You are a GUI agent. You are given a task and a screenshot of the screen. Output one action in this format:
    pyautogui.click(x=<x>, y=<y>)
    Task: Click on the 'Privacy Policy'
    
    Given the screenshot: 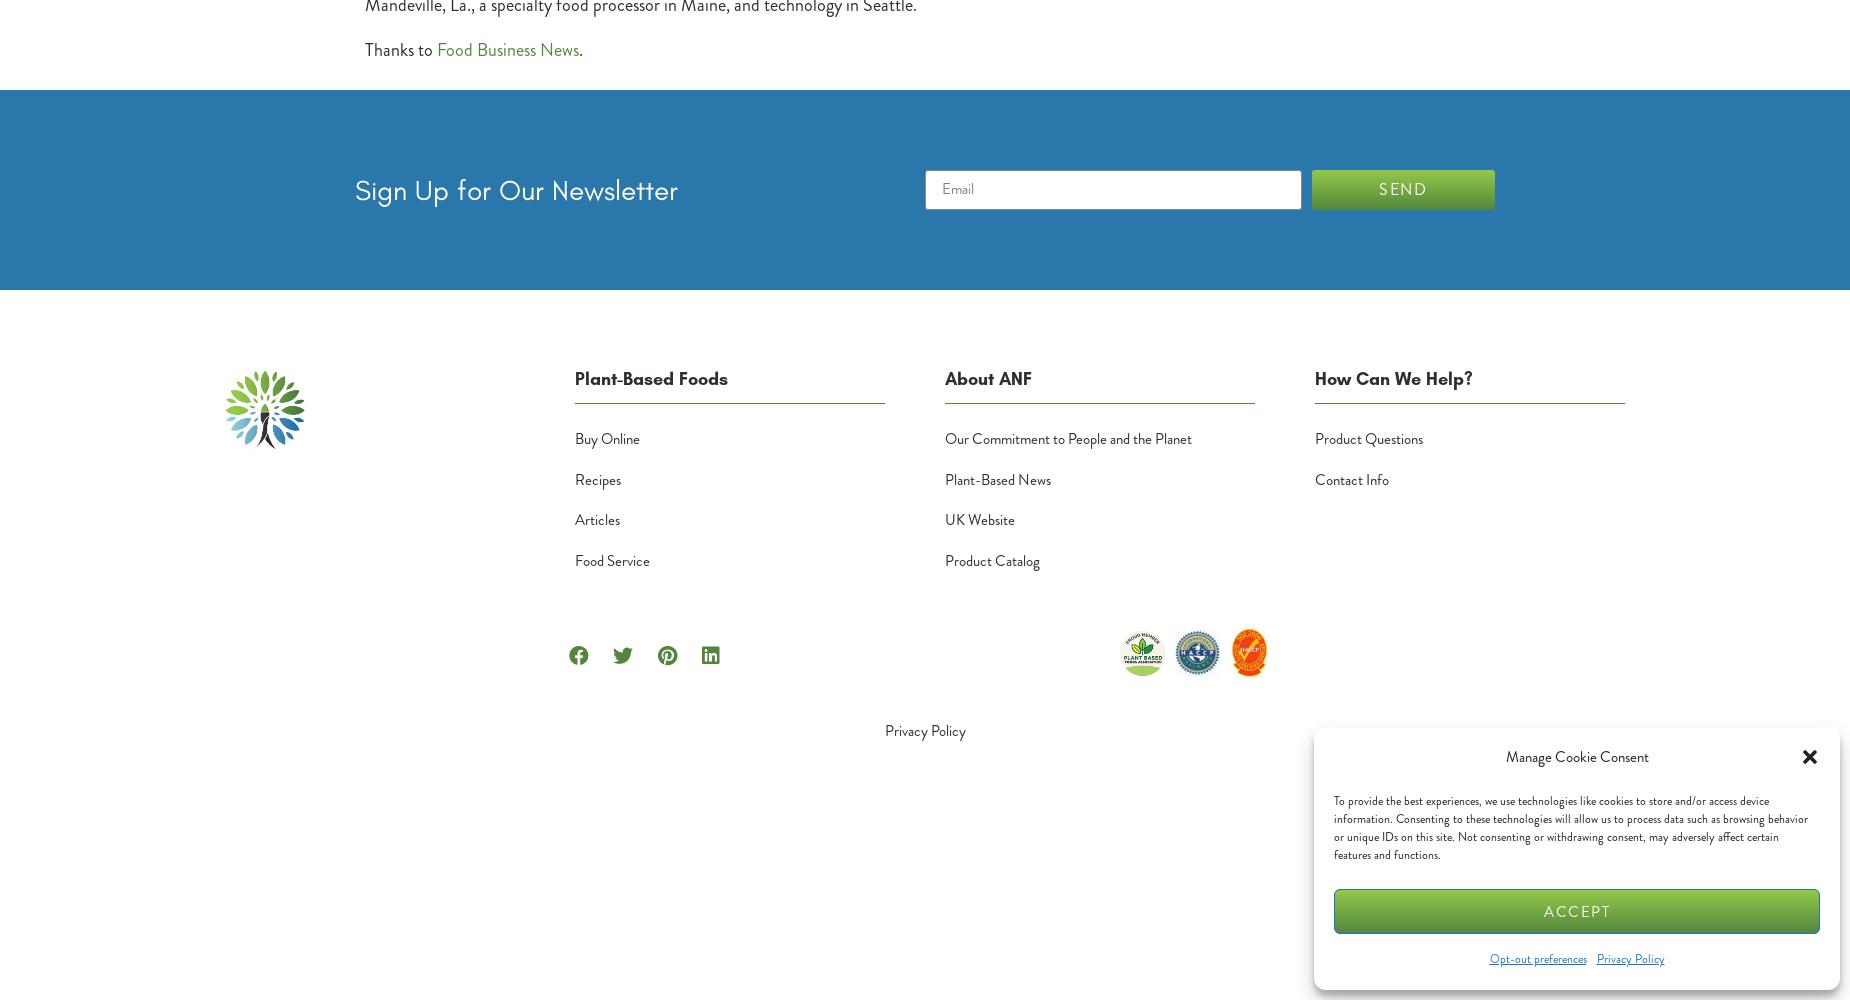 What is the action you would take?
    pyautogui.click(x=924, y=730)
    